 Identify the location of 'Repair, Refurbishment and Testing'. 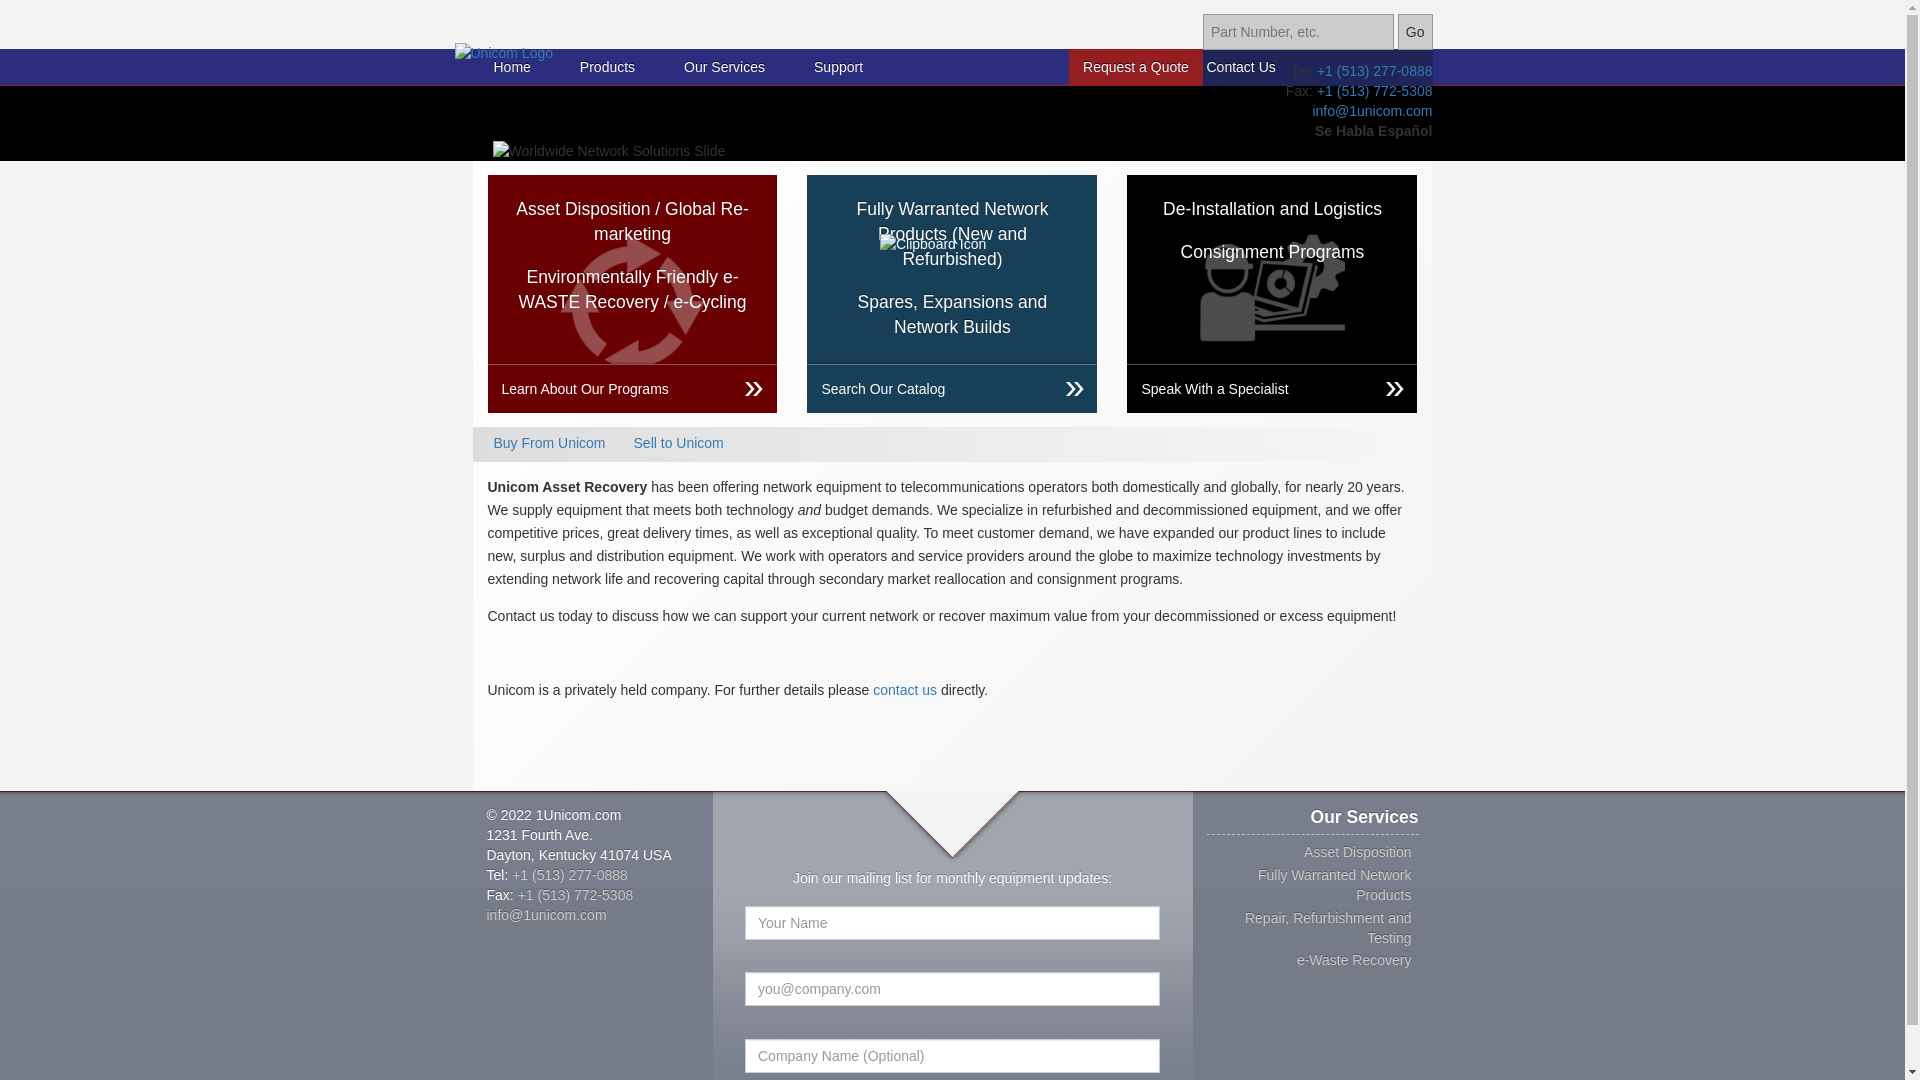
(1243, 928).